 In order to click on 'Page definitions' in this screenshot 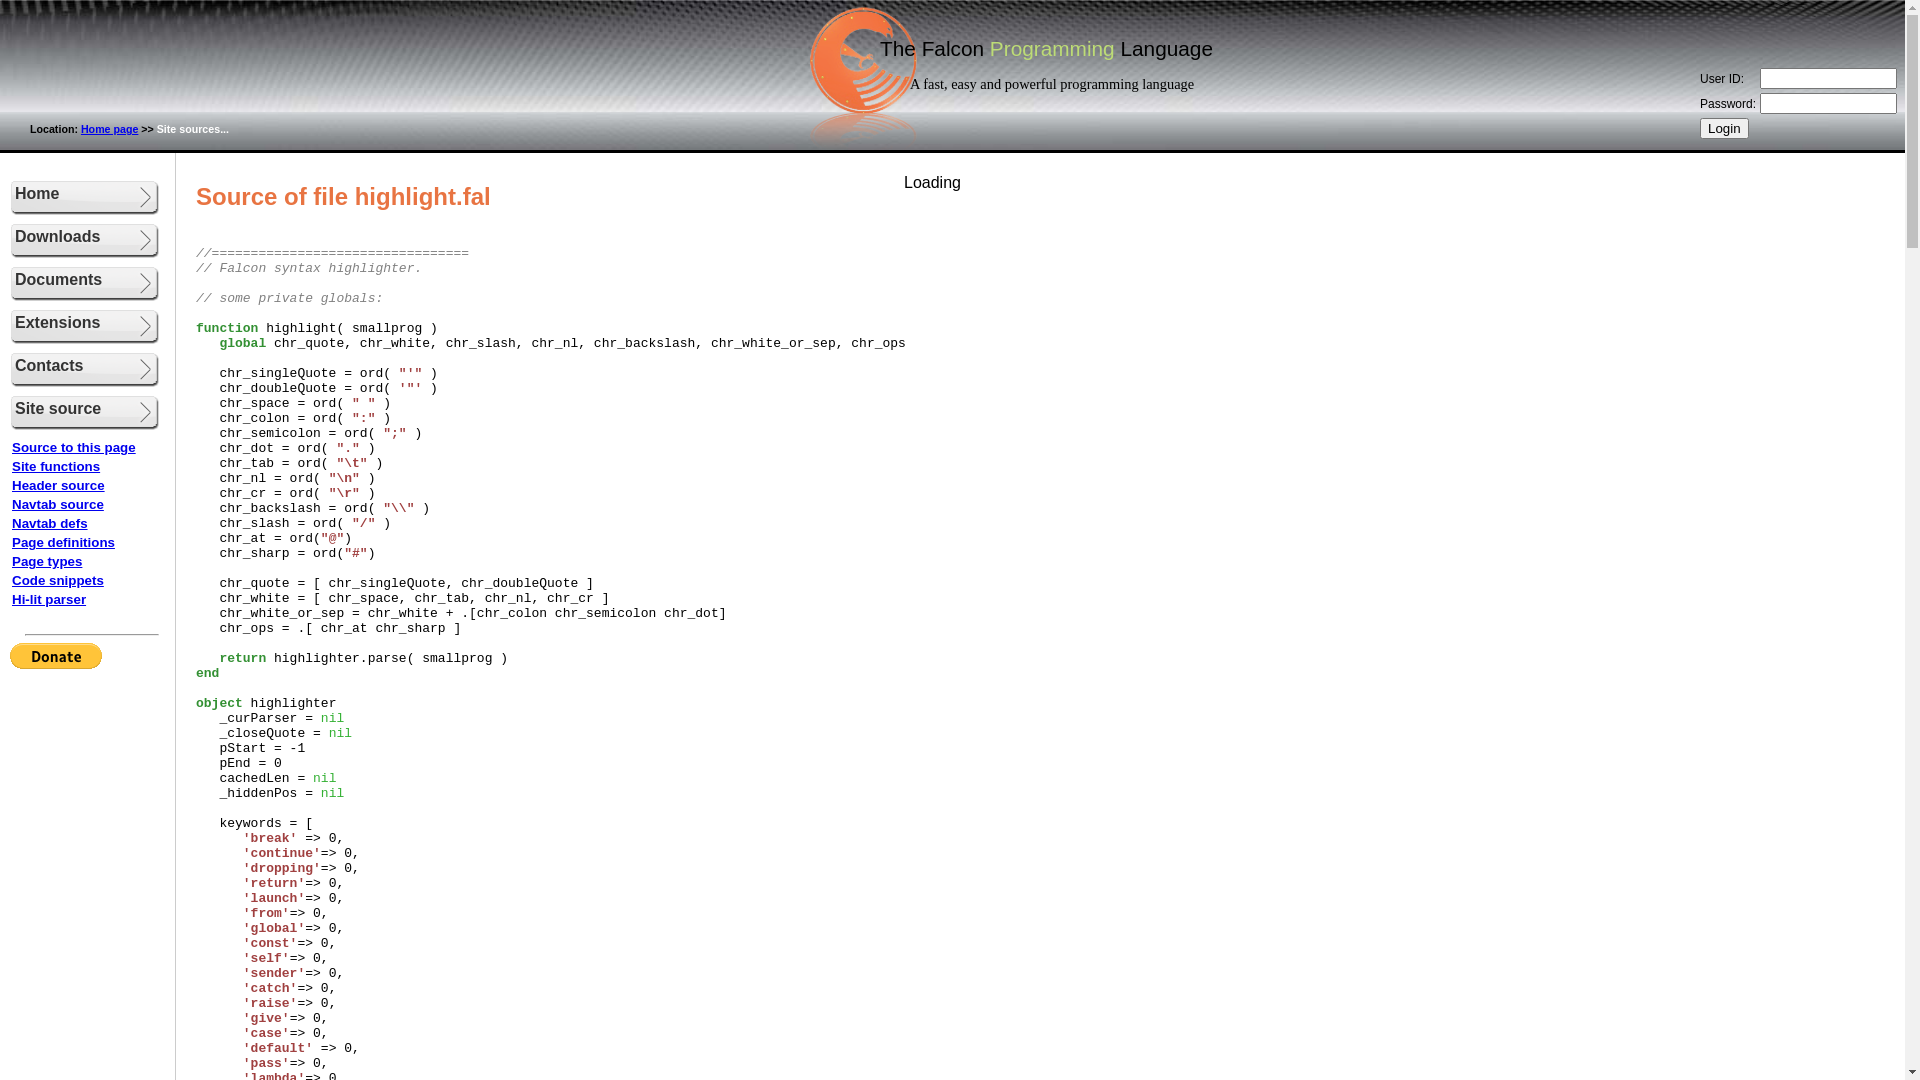, I will do `click(63, 542)`.